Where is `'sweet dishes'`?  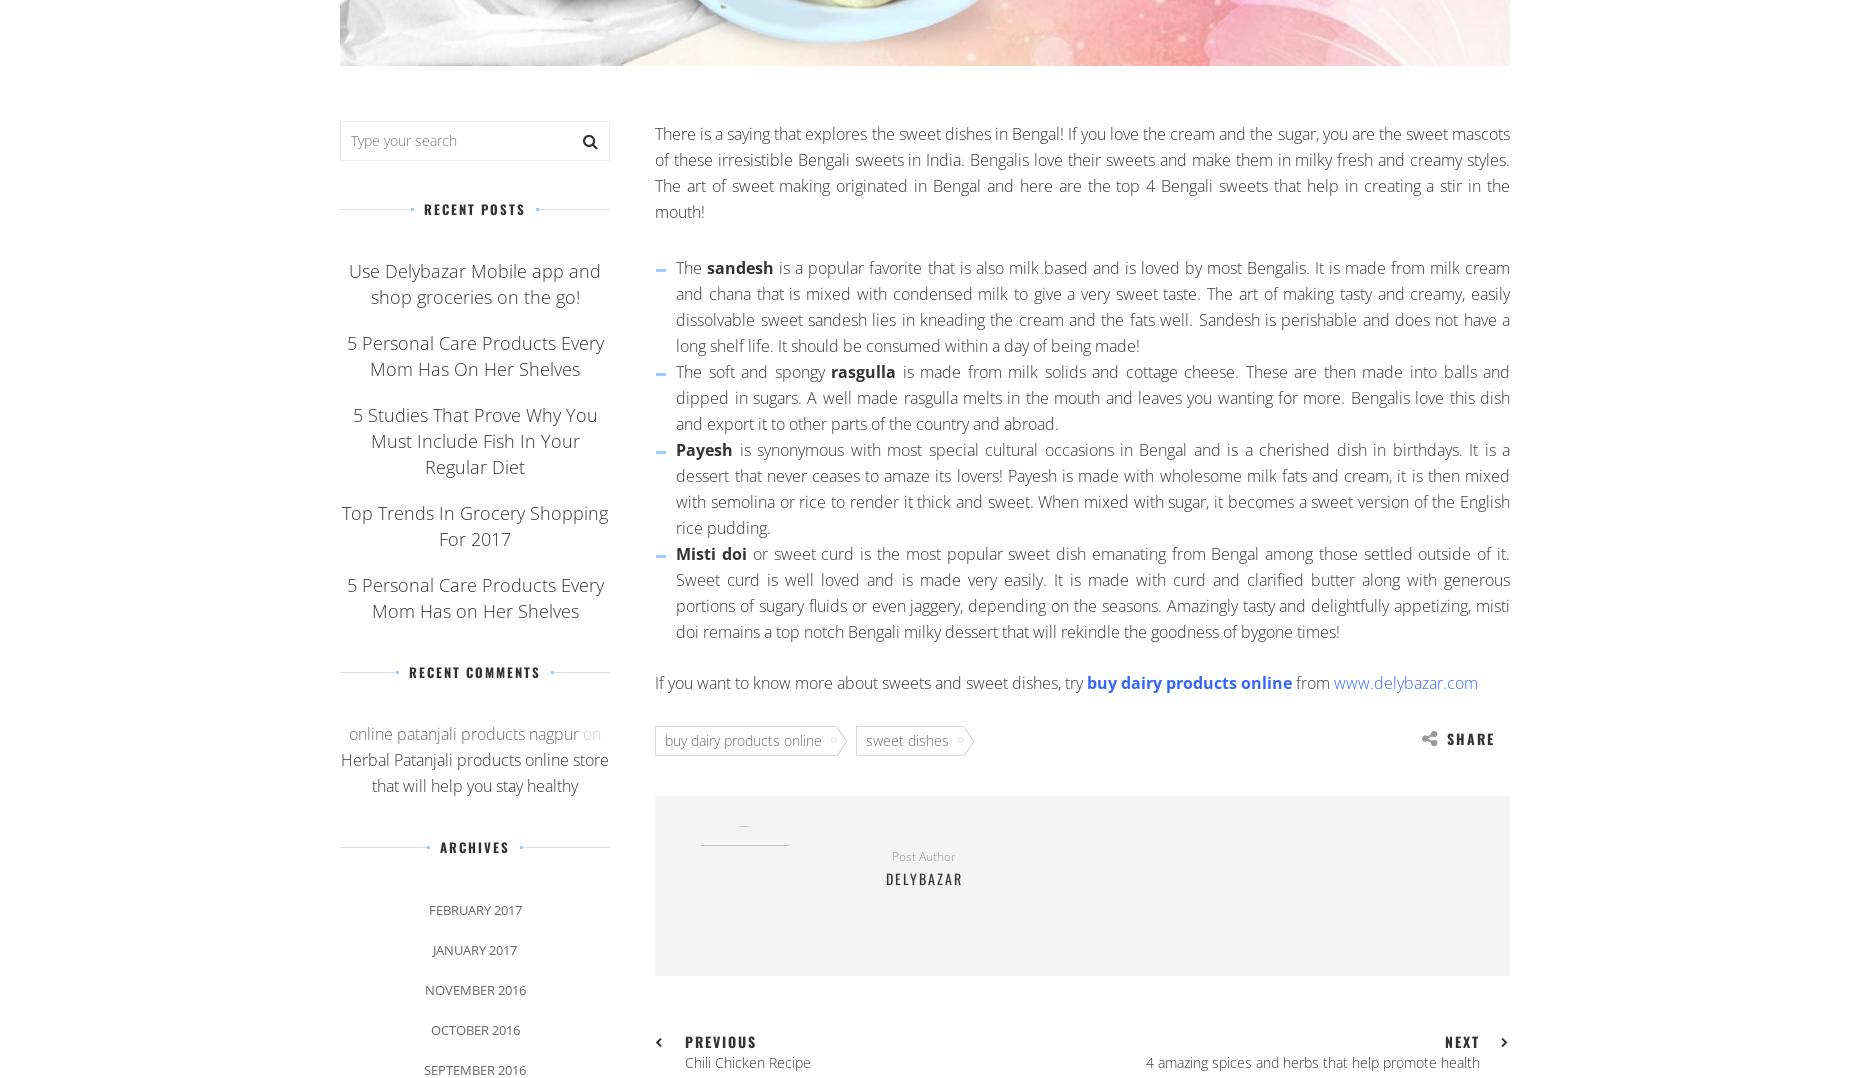
'sweet dishes' is located at coordinates (907, 740).